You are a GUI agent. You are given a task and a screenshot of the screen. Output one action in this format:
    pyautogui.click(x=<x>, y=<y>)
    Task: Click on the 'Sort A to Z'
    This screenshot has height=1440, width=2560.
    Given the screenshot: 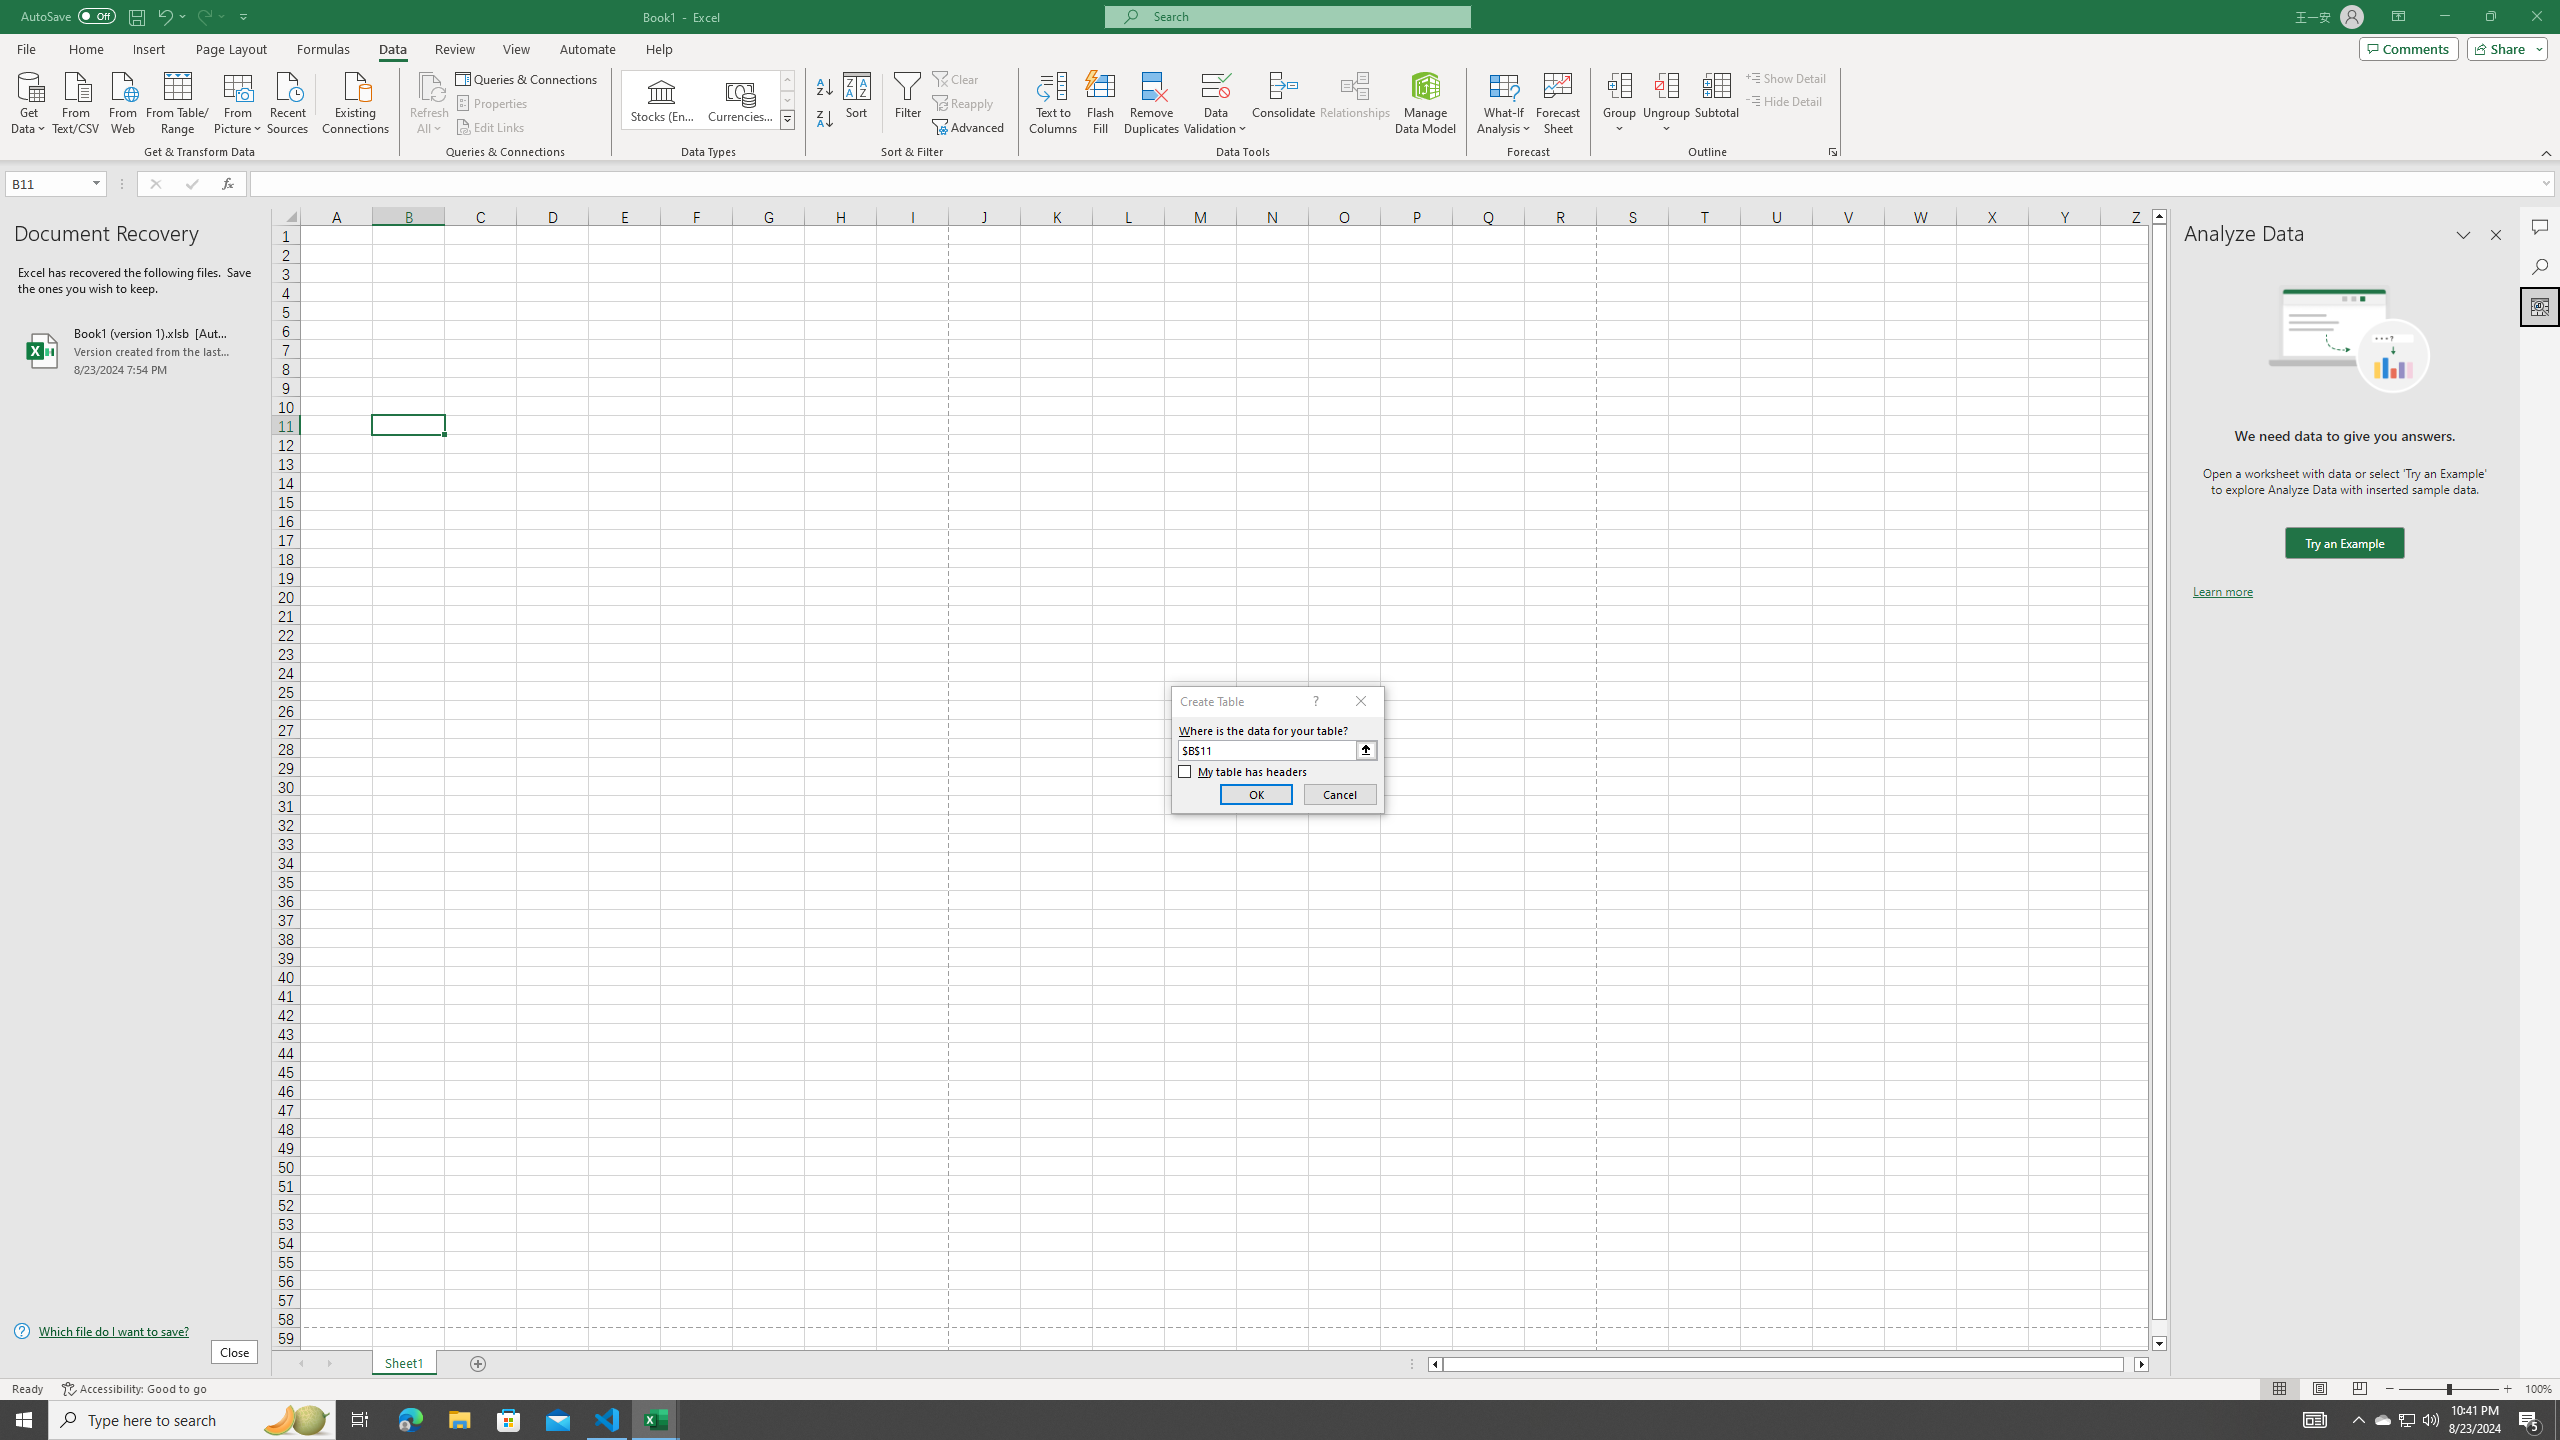 What is the action you would take?
    pyautogui.click(x=824, y=87)
    